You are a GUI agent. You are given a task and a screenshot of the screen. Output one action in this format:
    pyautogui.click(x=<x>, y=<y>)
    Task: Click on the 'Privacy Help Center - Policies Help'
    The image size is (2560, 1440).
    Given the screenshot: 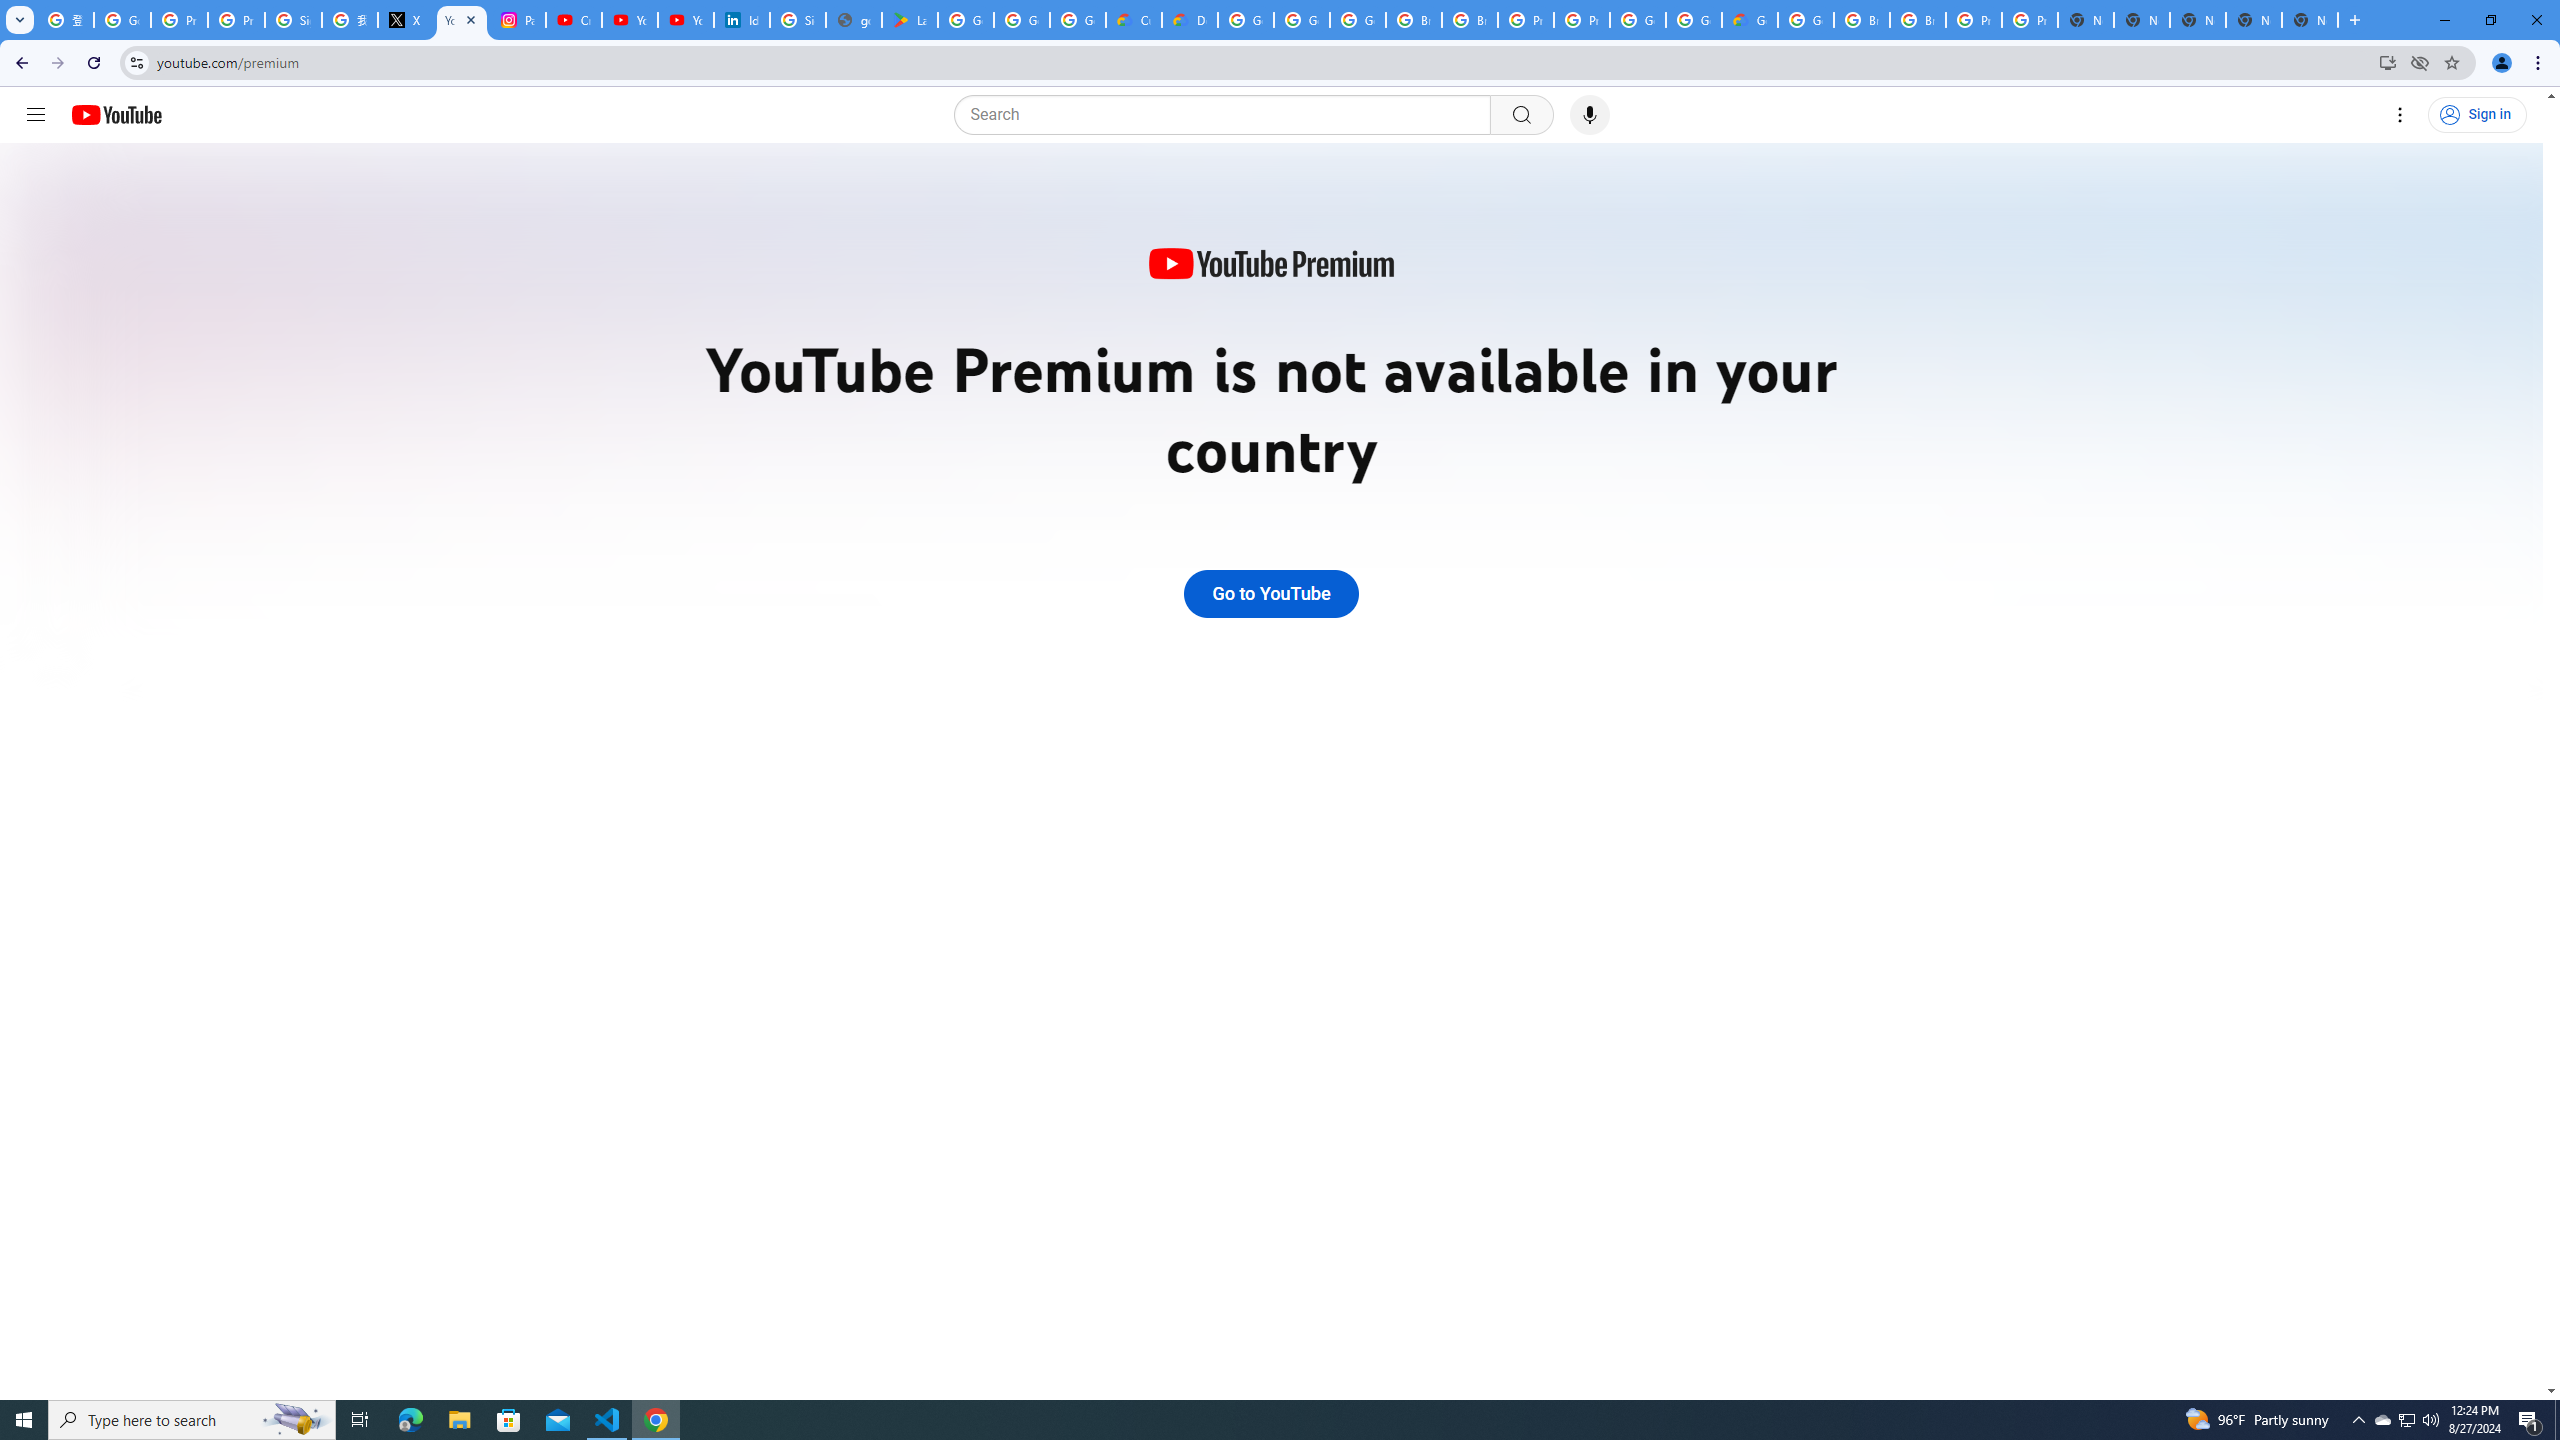 What is the action you would take?
    pyautogui.click(x=236, y=19)
    